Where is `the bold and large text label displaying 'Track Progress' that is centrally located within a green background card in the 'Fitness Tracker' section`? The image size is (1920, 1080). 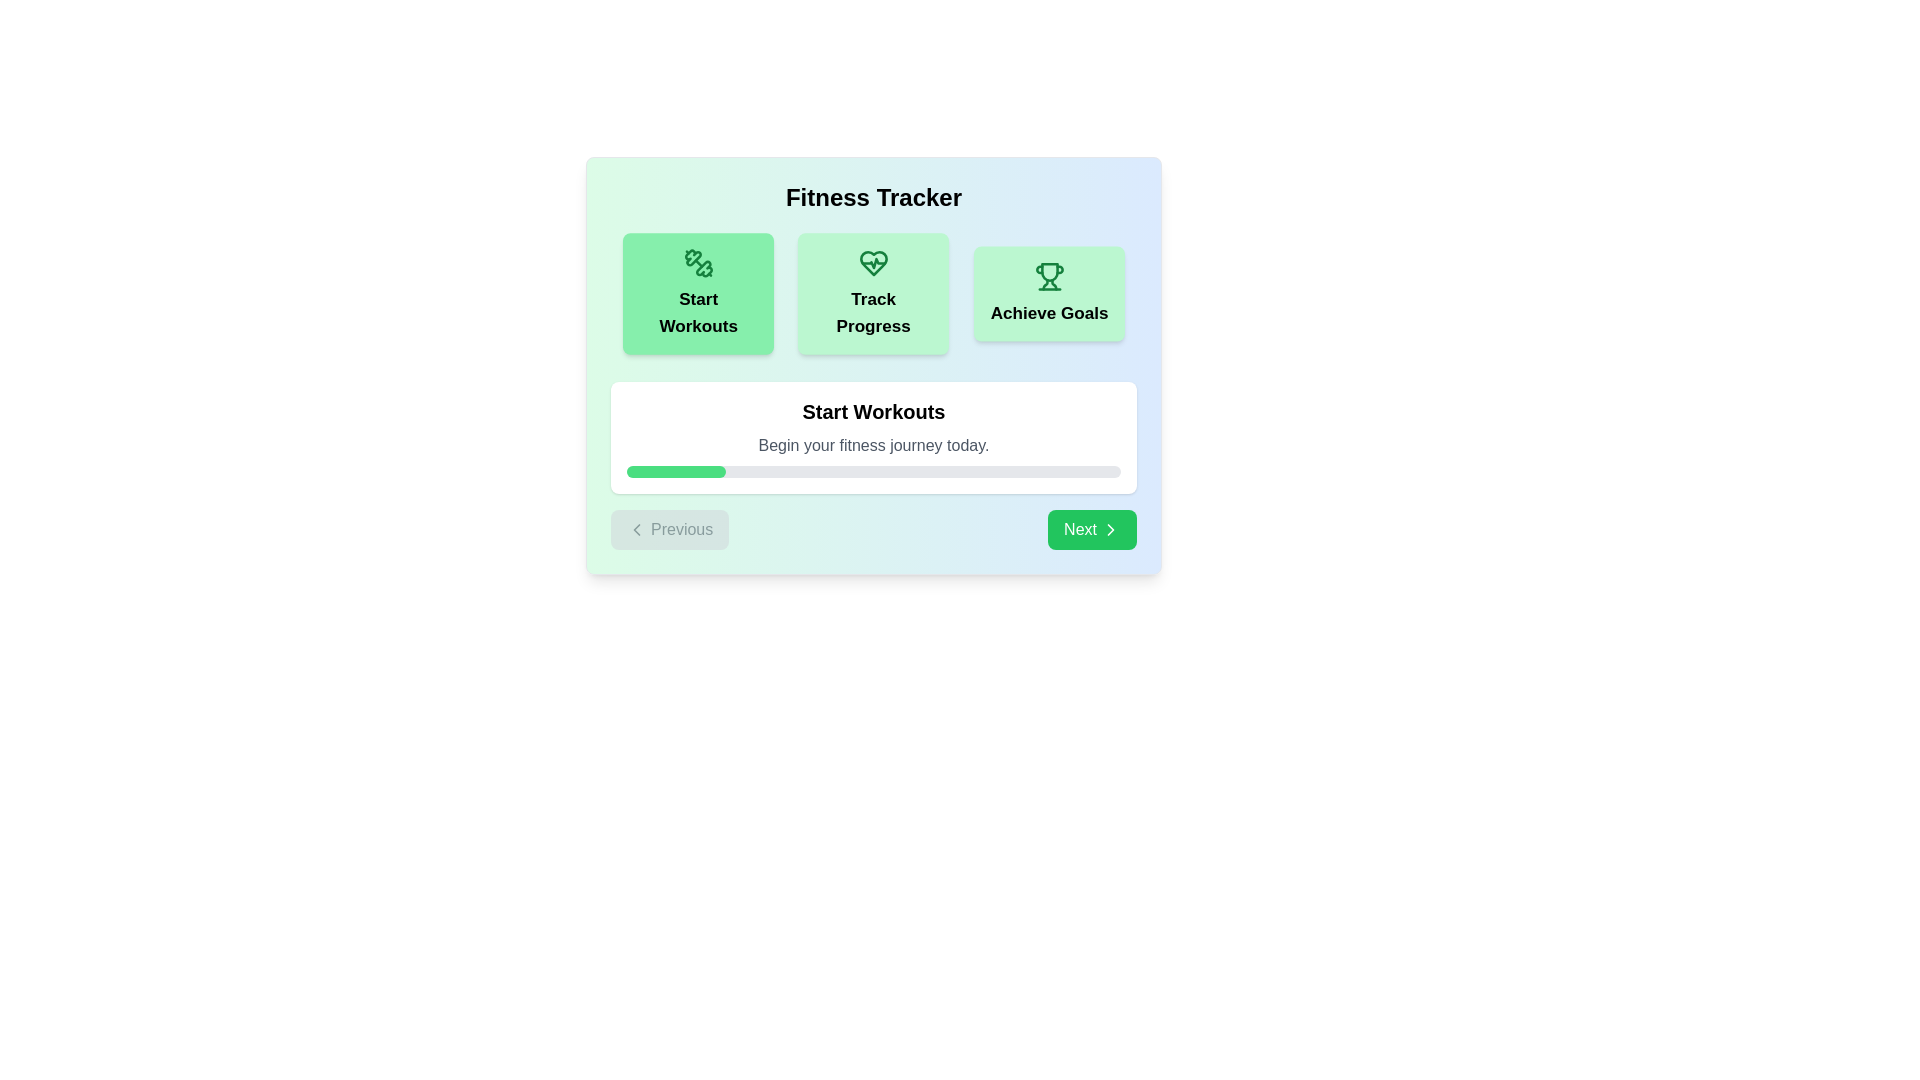
the bold and large text label displaying 'Track Progress' that is centrally located within a green background card in the 'Fitness Tracker' section is located at coordinates (873, 312).